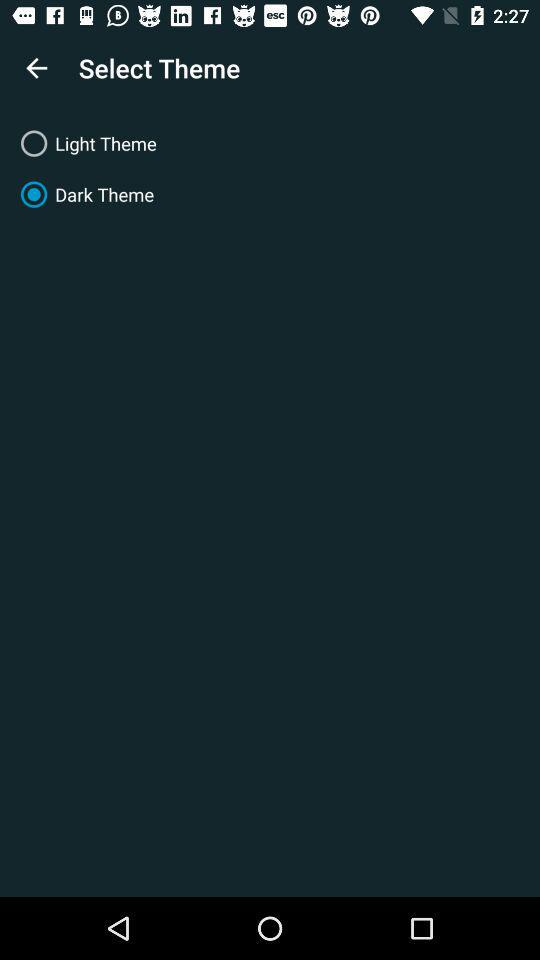 This screenshot has height=960, width=540. What do you see at coordinates (270, 194) in the screenshot?
I see `dark theme` at bounding box center [270, 194].